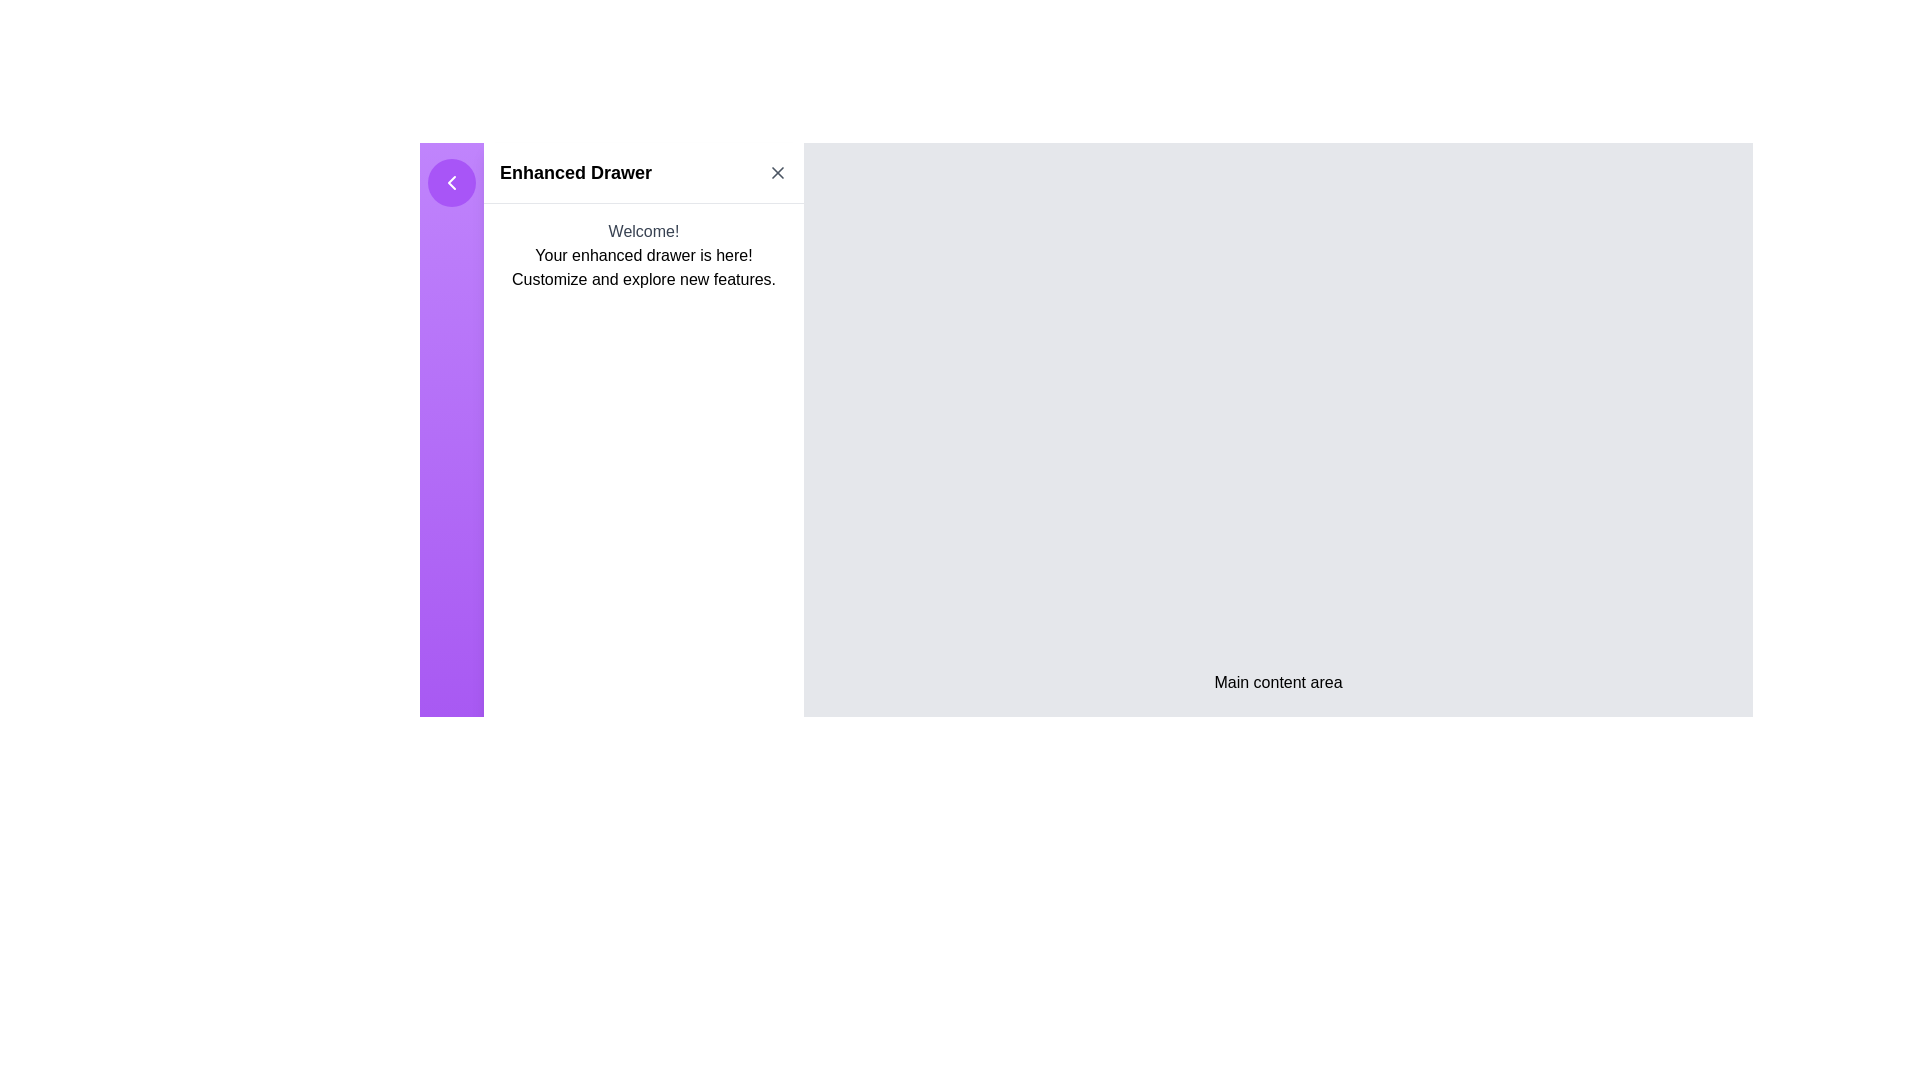 This screenshot has width=1920, height=1080. I want to click on the 'Welcome!' text label styled with gray color and medium-sized font, located at the top of the side drawer's central portion, so click(643, 230).